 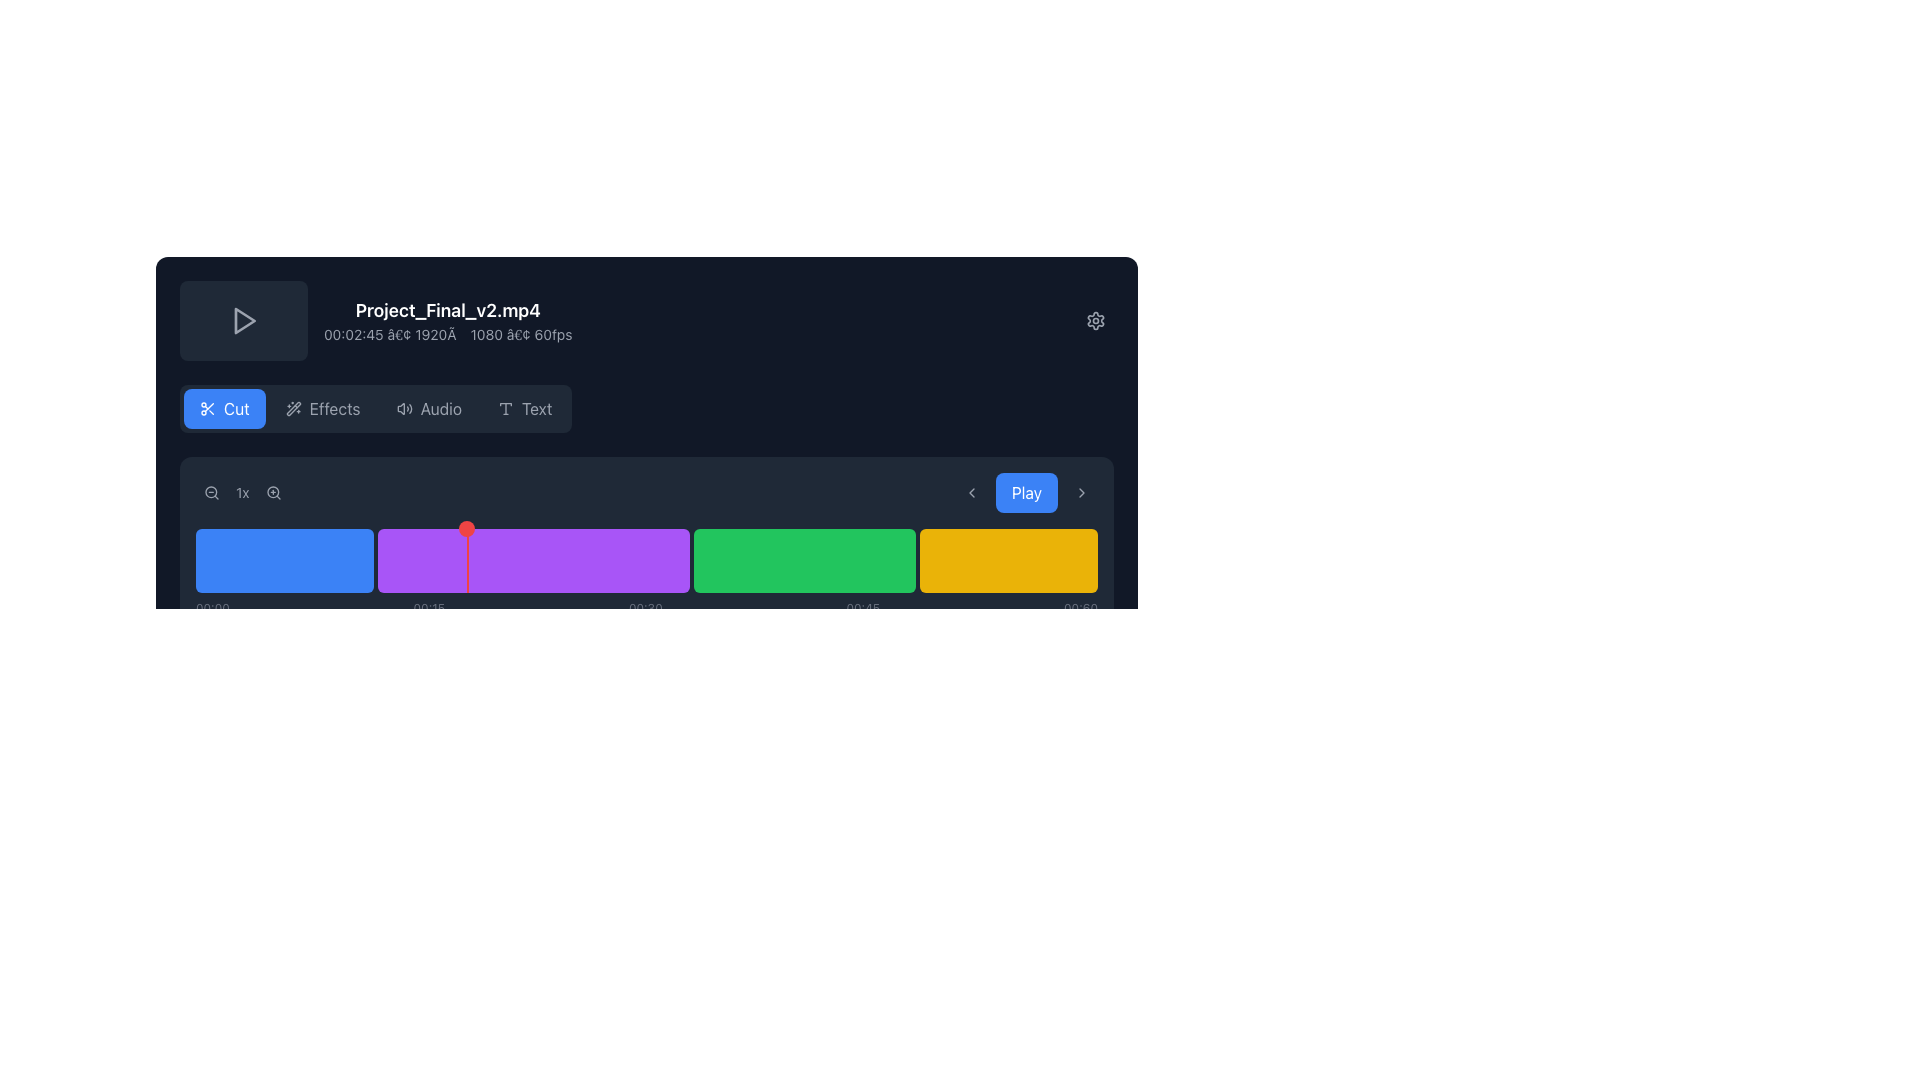 I want to click on the 'Cut' button with a scissors icon, which is styled in blue with white text and located, so click(x=236, y=407).